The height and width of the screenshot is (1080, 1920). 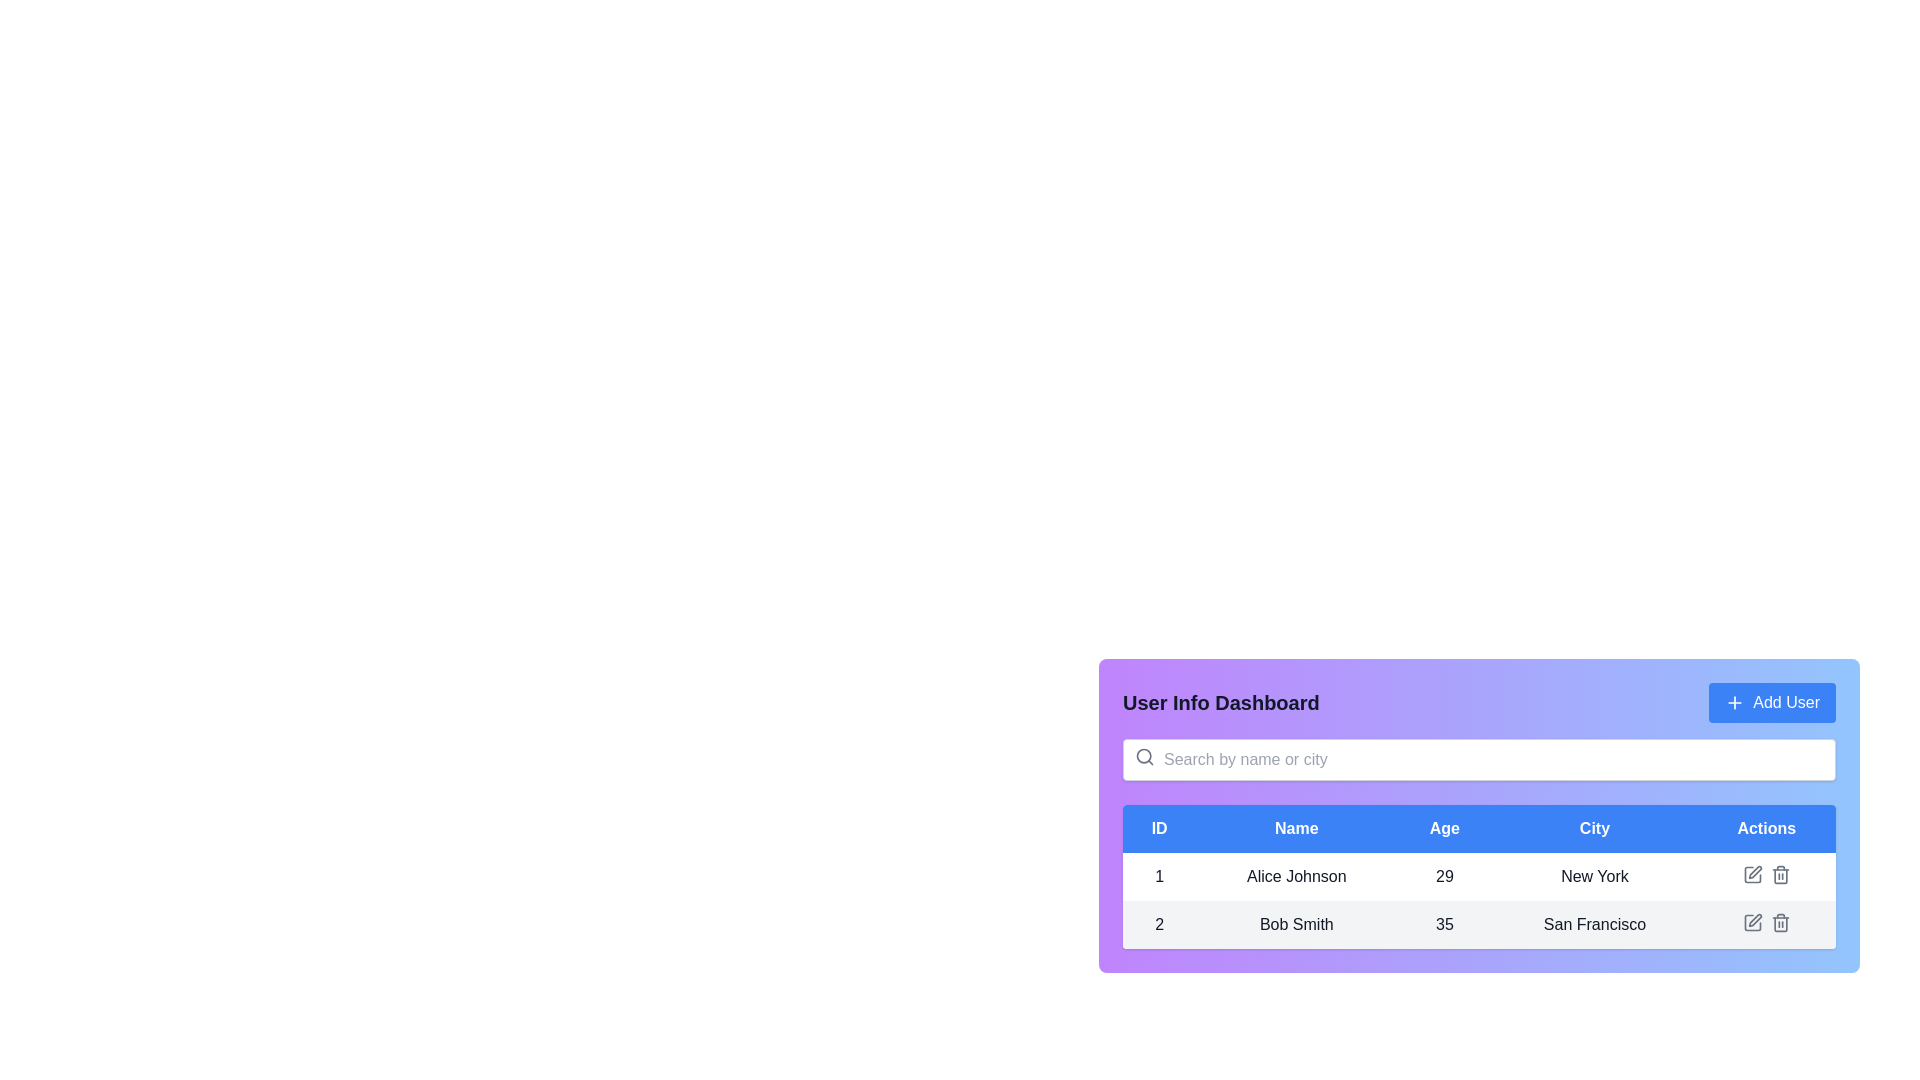 I want to click on the trash icon button located on the right-most side of the action buttons in the 'Actions' column for the row corresponding to the user 'Bob Smith' in the 'User Info Dashboard' to initiate a delete action, so click(x=1780, y=922).